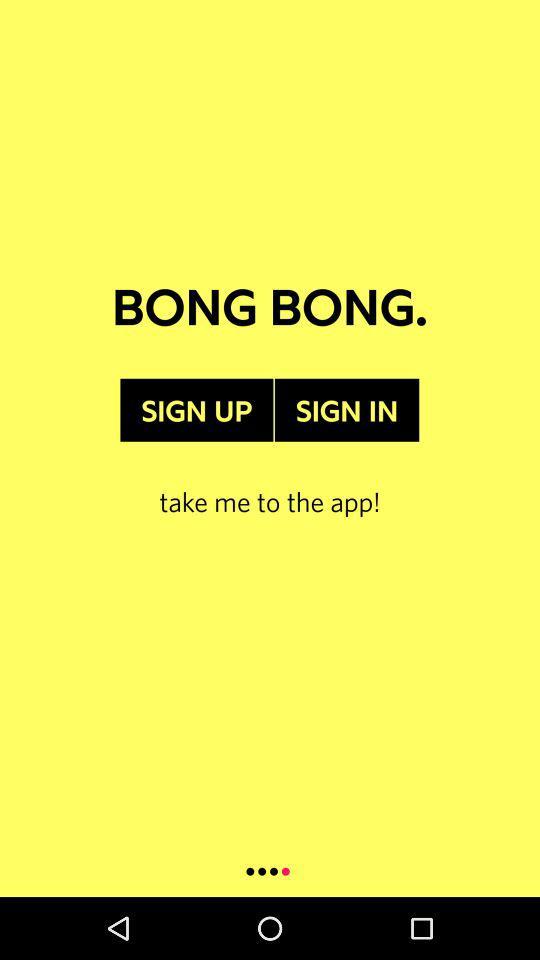 The width and height of the screenshot is (540, 960). Describe the element at coordinates (346, 409) in the screenshot. I see `the sign in item` at that location.